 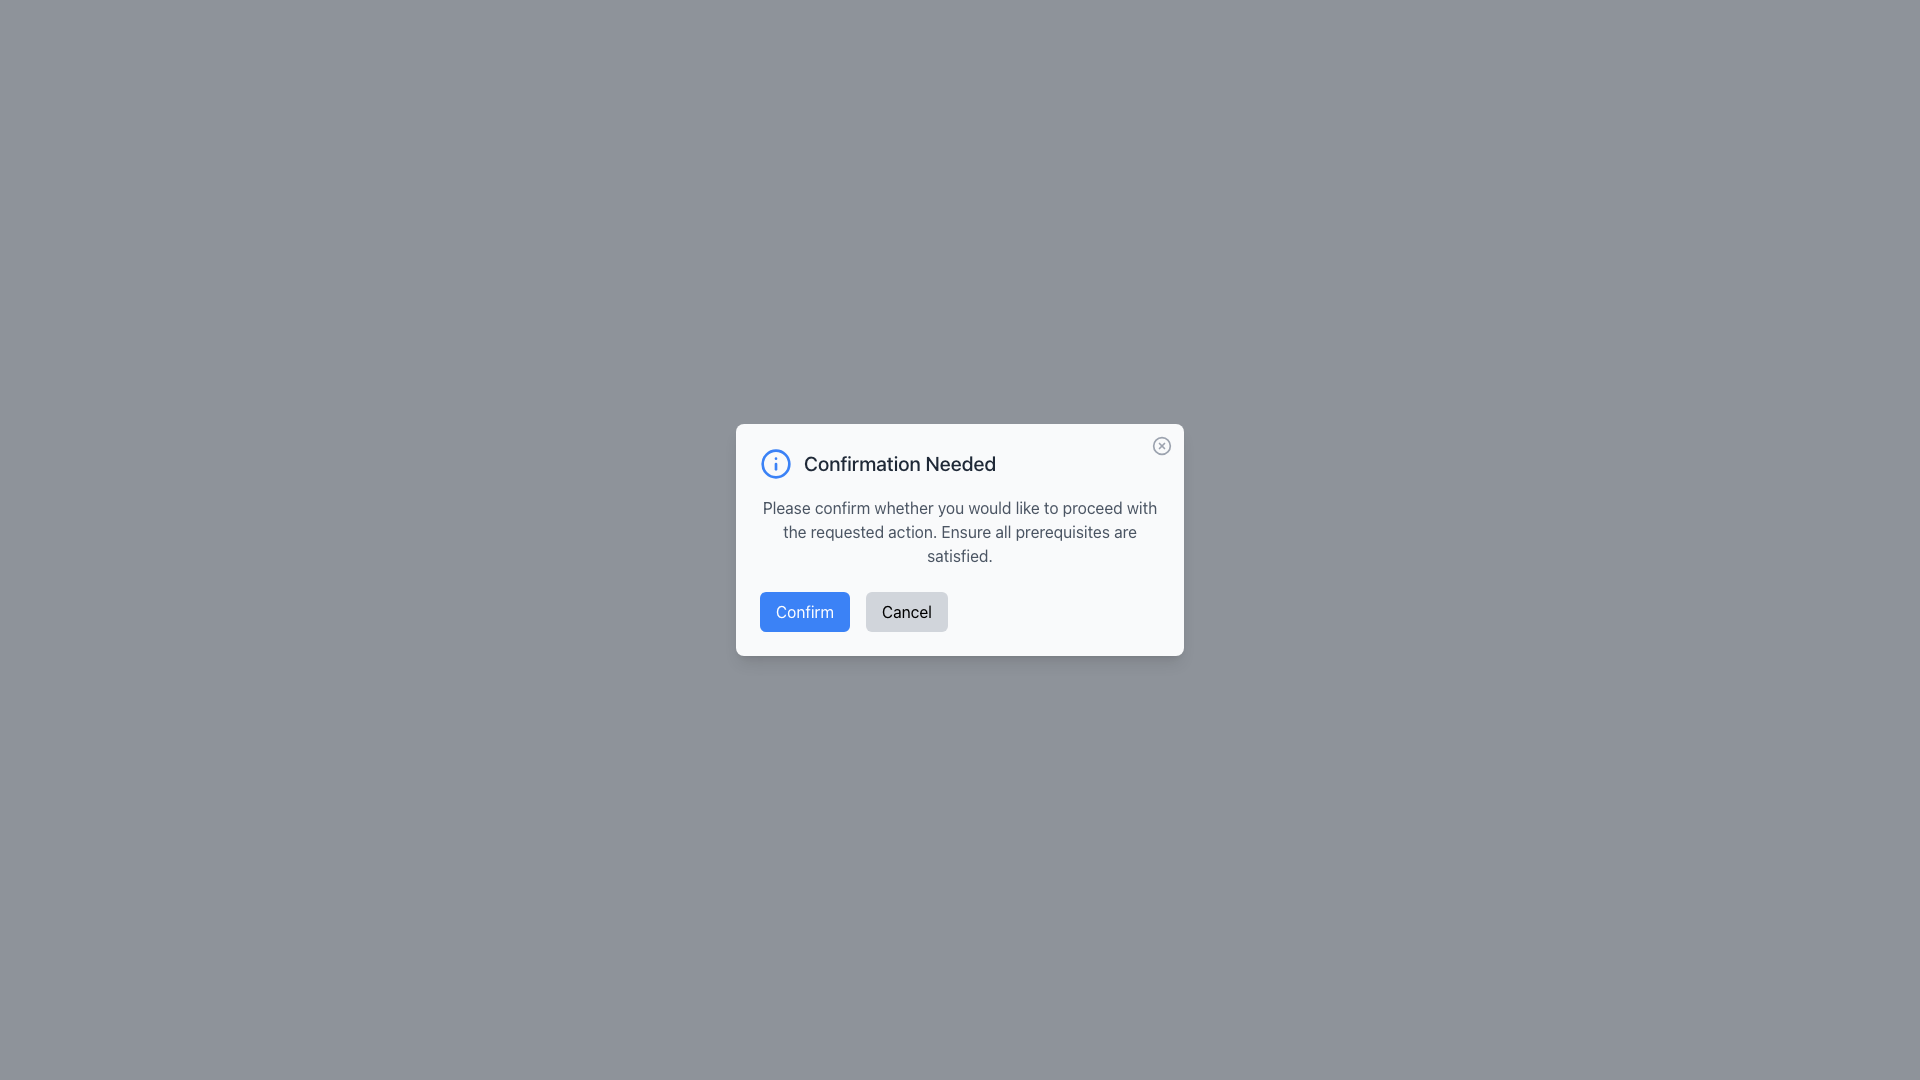 What do you see at coordinates (960, 463) in the screenshot?
I see `the heading element of the confirmation dialog, which is located at the upper part of the dialog box, above the instructional text and aligned with the icon` at bounding box center [960, 463].